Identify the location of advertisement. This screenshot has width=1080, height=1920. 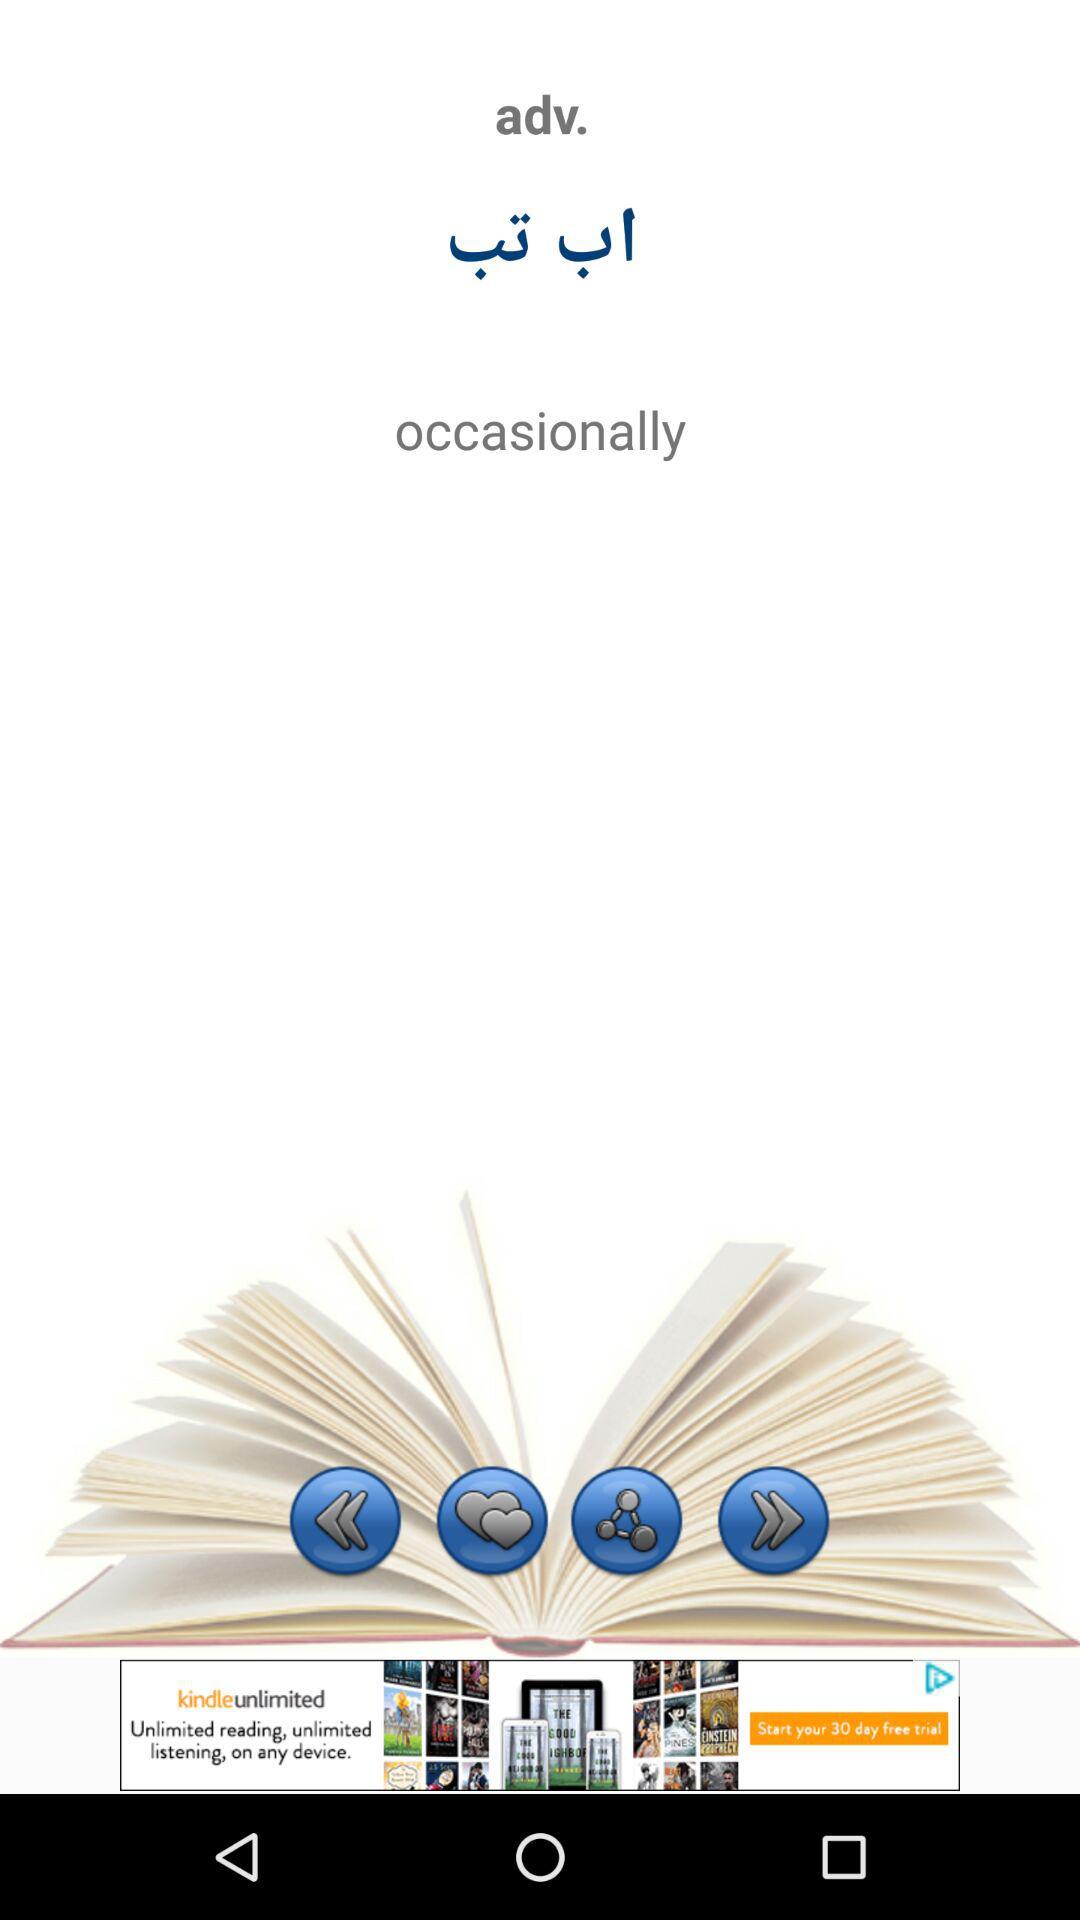
(540, 1724).